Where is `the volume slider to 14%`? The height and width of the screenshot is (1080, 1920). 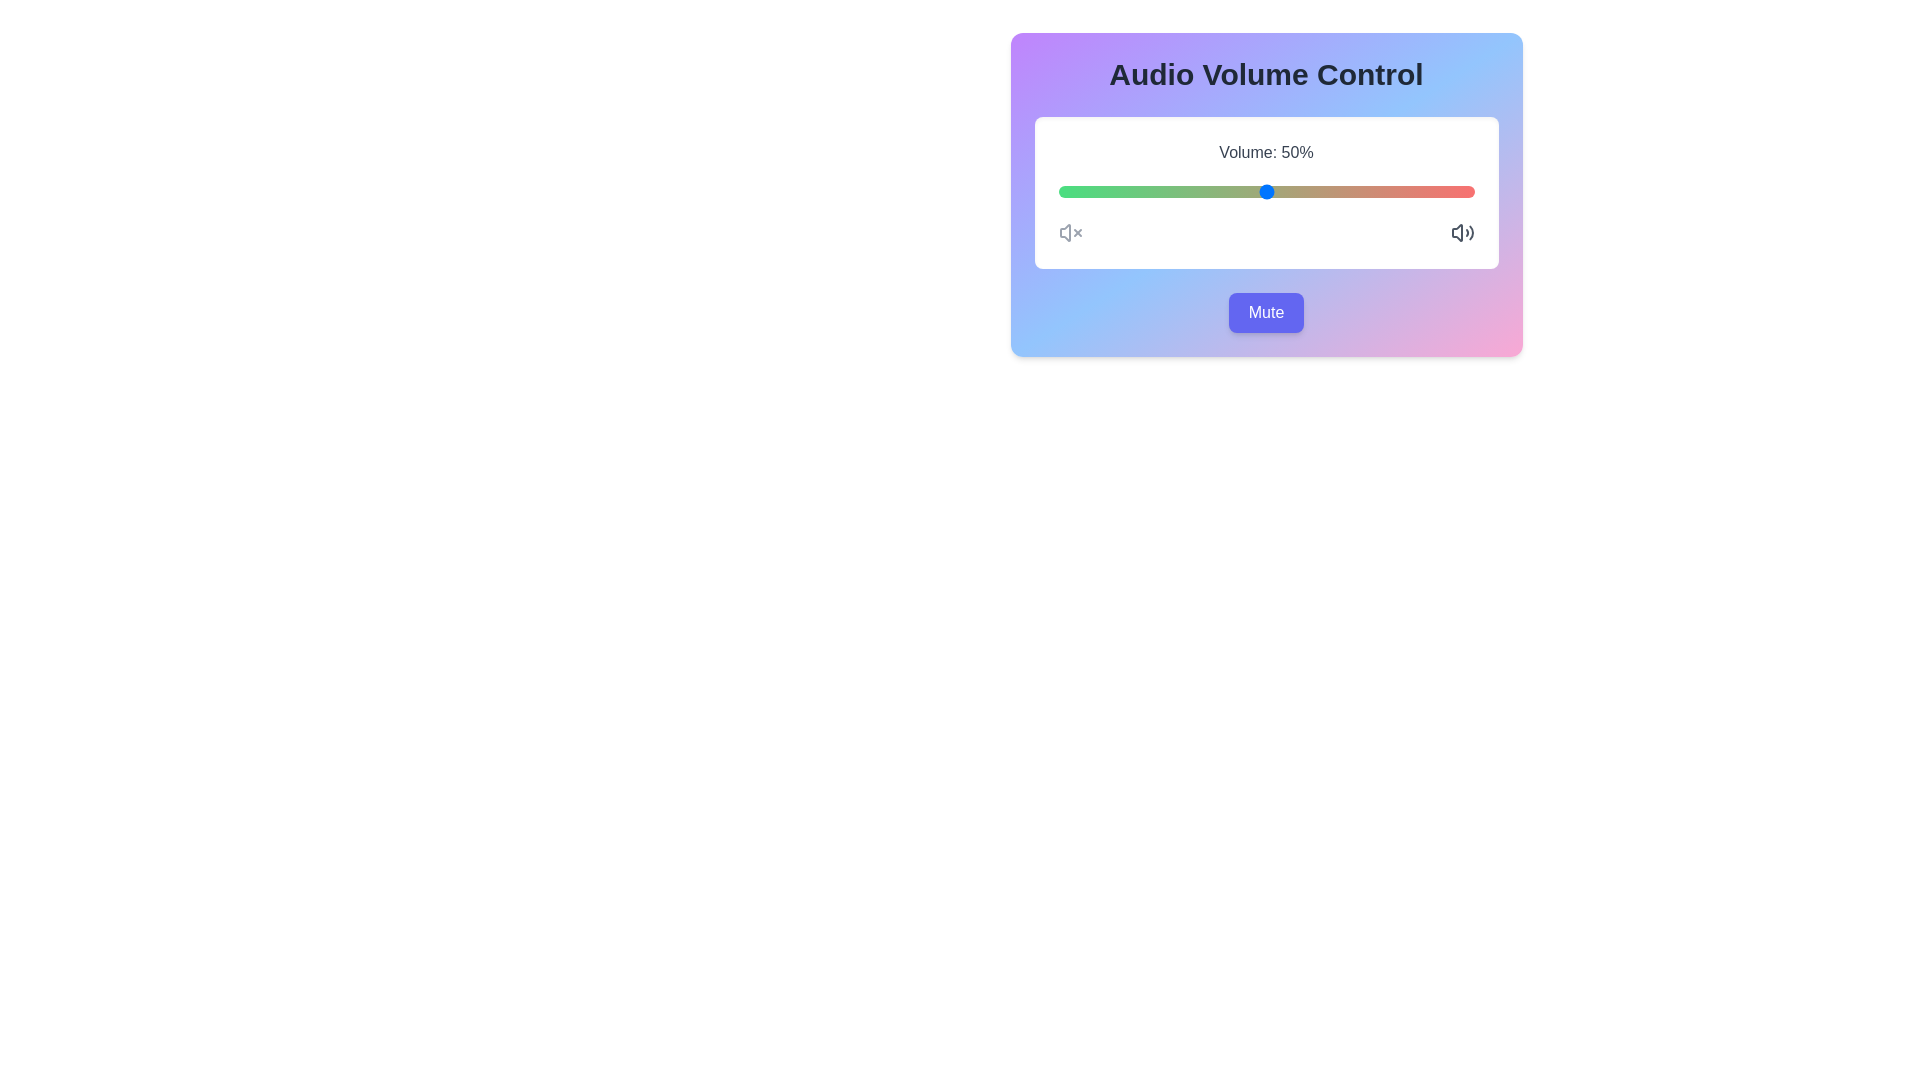
the volume slider to 14% is located at coordinates (1115, 192).